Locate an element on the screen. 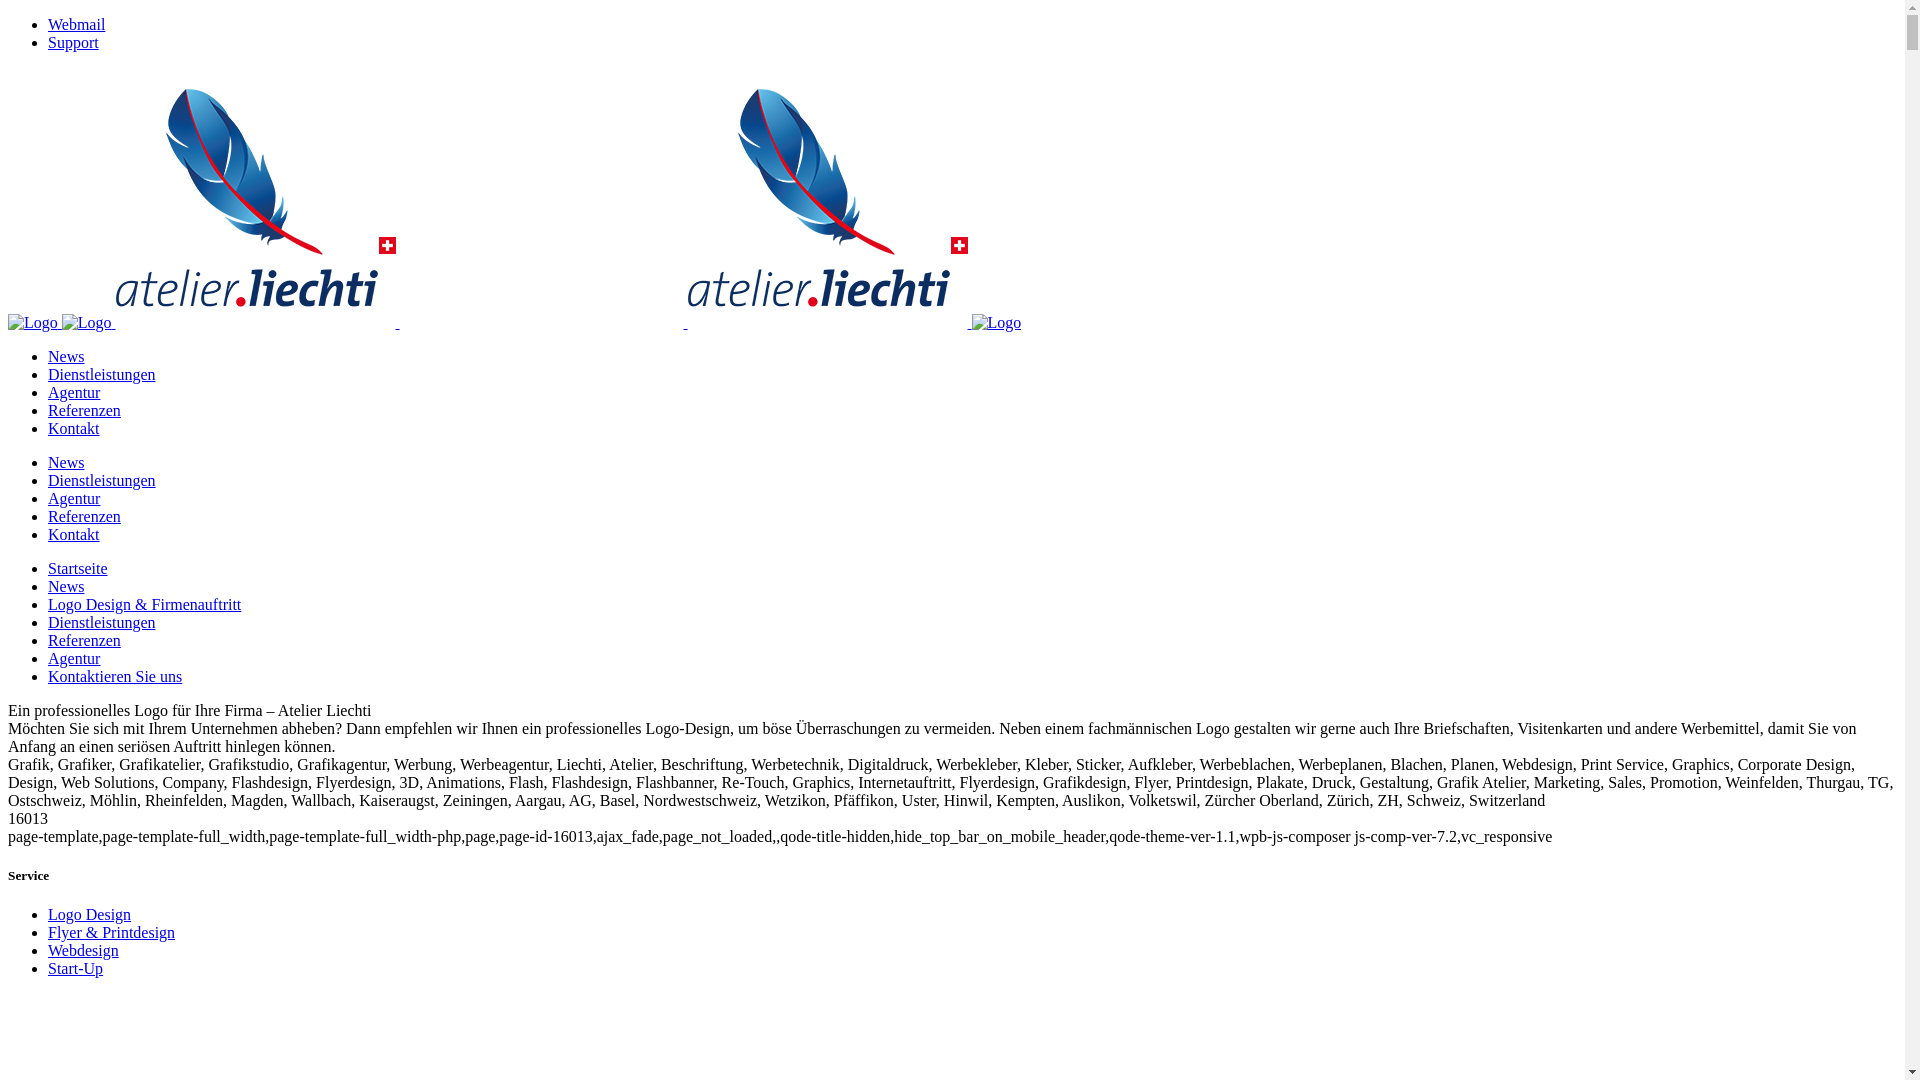  'News' is located at coordinates (66, 462).